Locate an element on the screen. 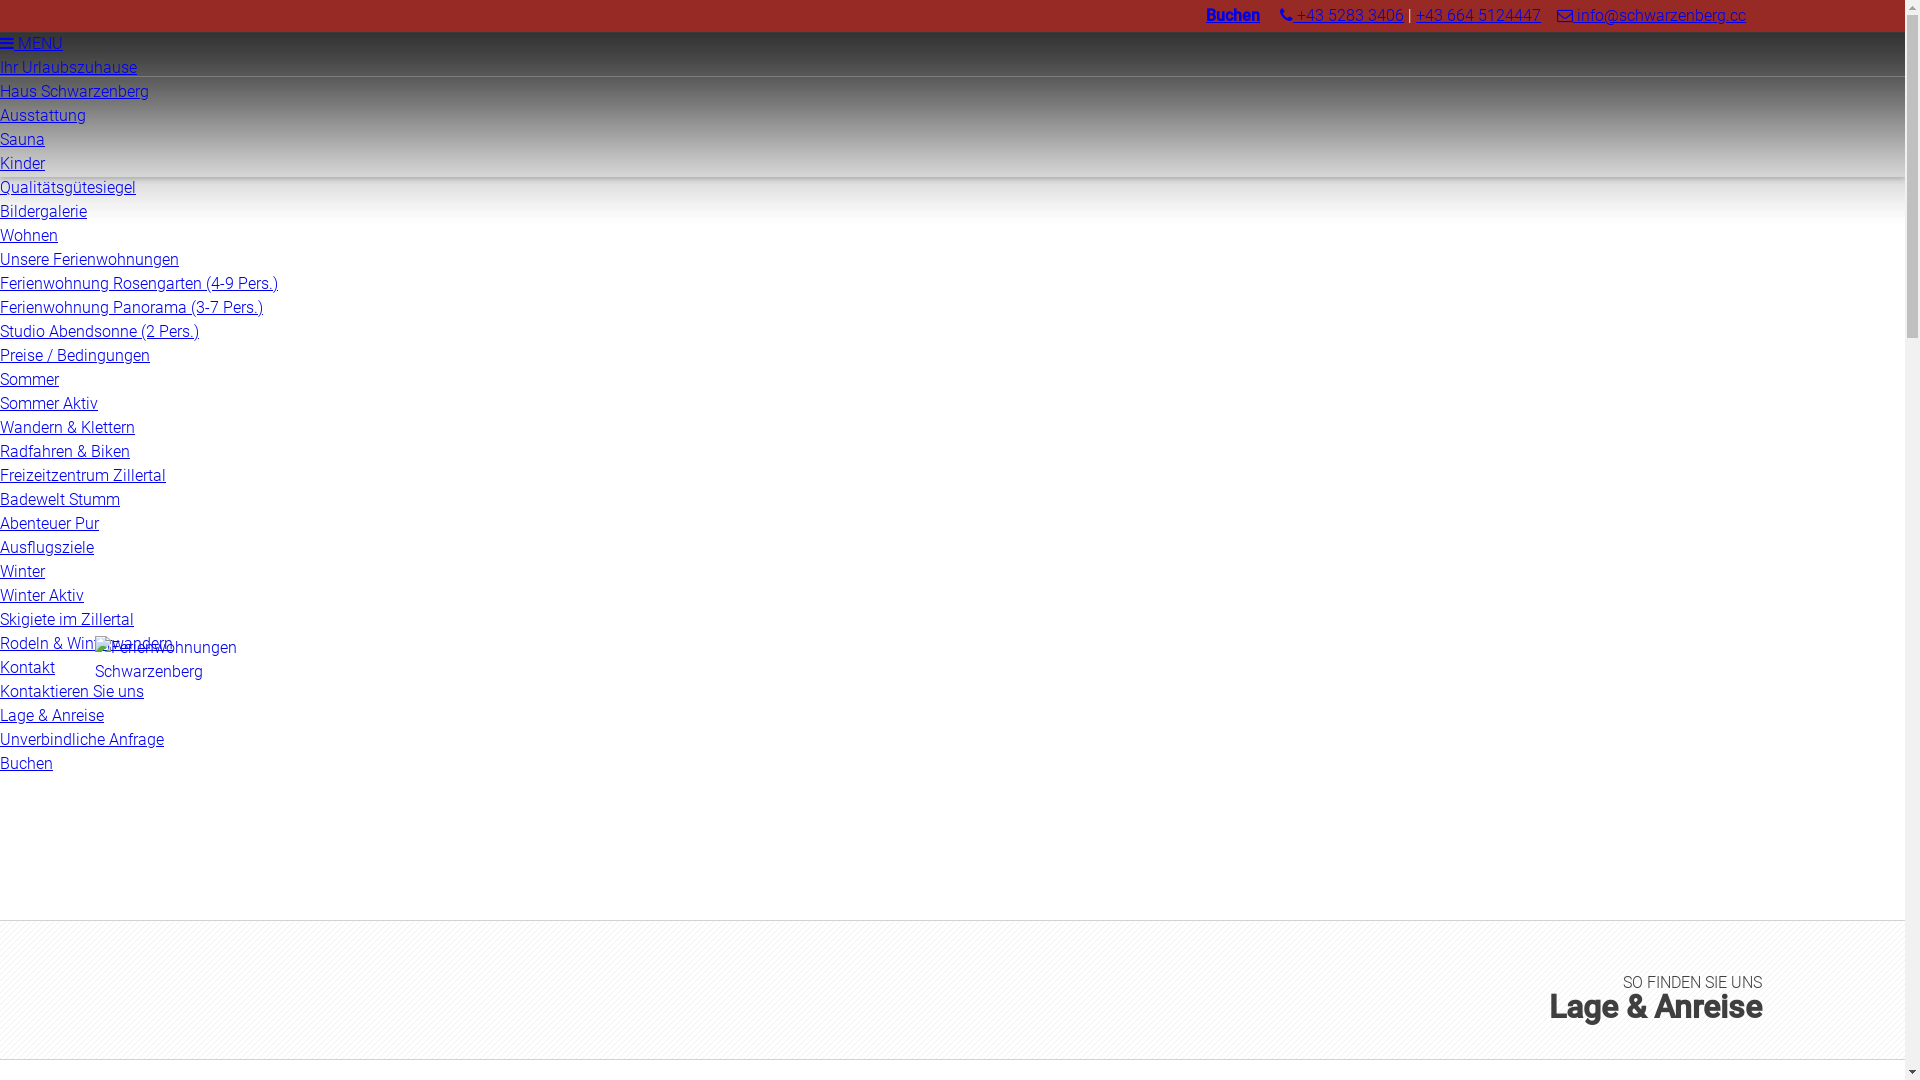 The image size is (1920, 1080). 'Ferienwohnung Rosengarten (4-9 Pers.)' is located at coordinates (138, 283).